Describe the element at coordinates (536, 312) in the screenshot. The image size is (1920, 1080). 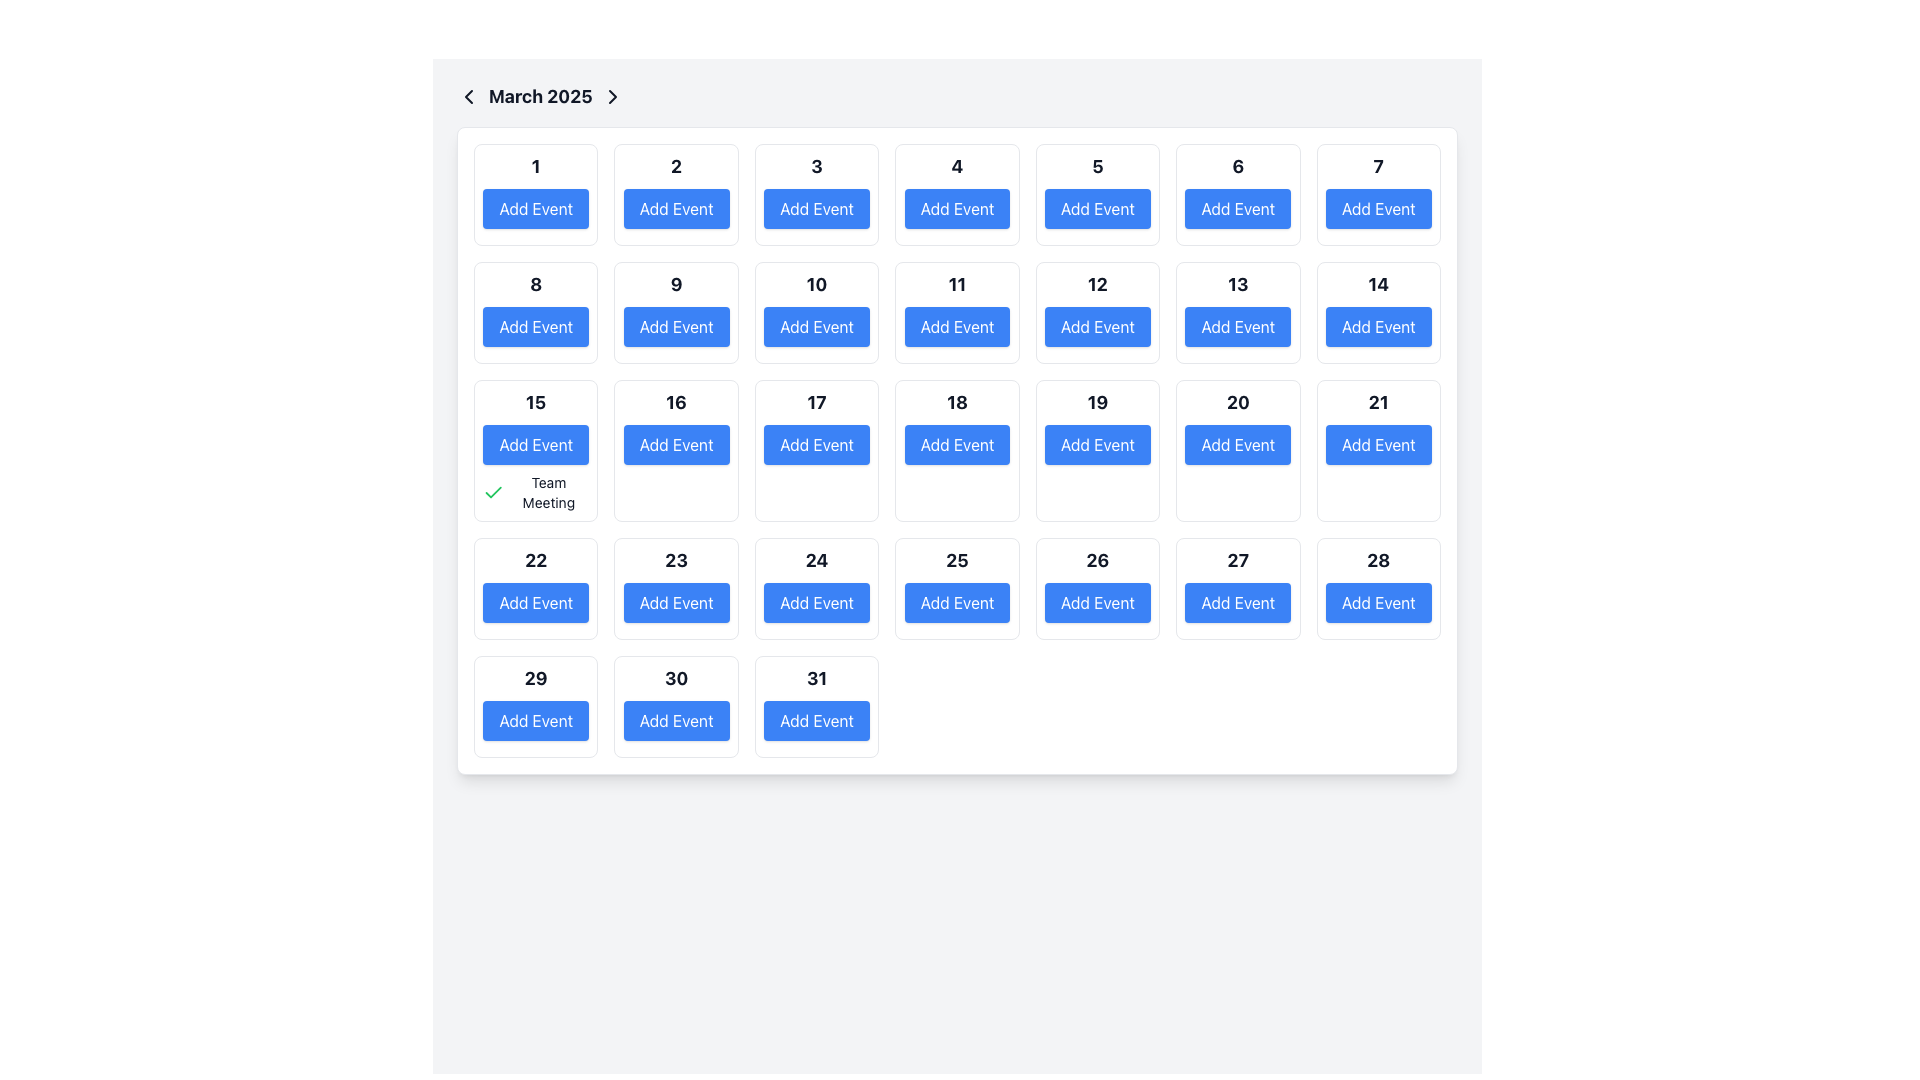
I see `the 'Add Event' button located in the calendar grid for the 8th day` at that location.